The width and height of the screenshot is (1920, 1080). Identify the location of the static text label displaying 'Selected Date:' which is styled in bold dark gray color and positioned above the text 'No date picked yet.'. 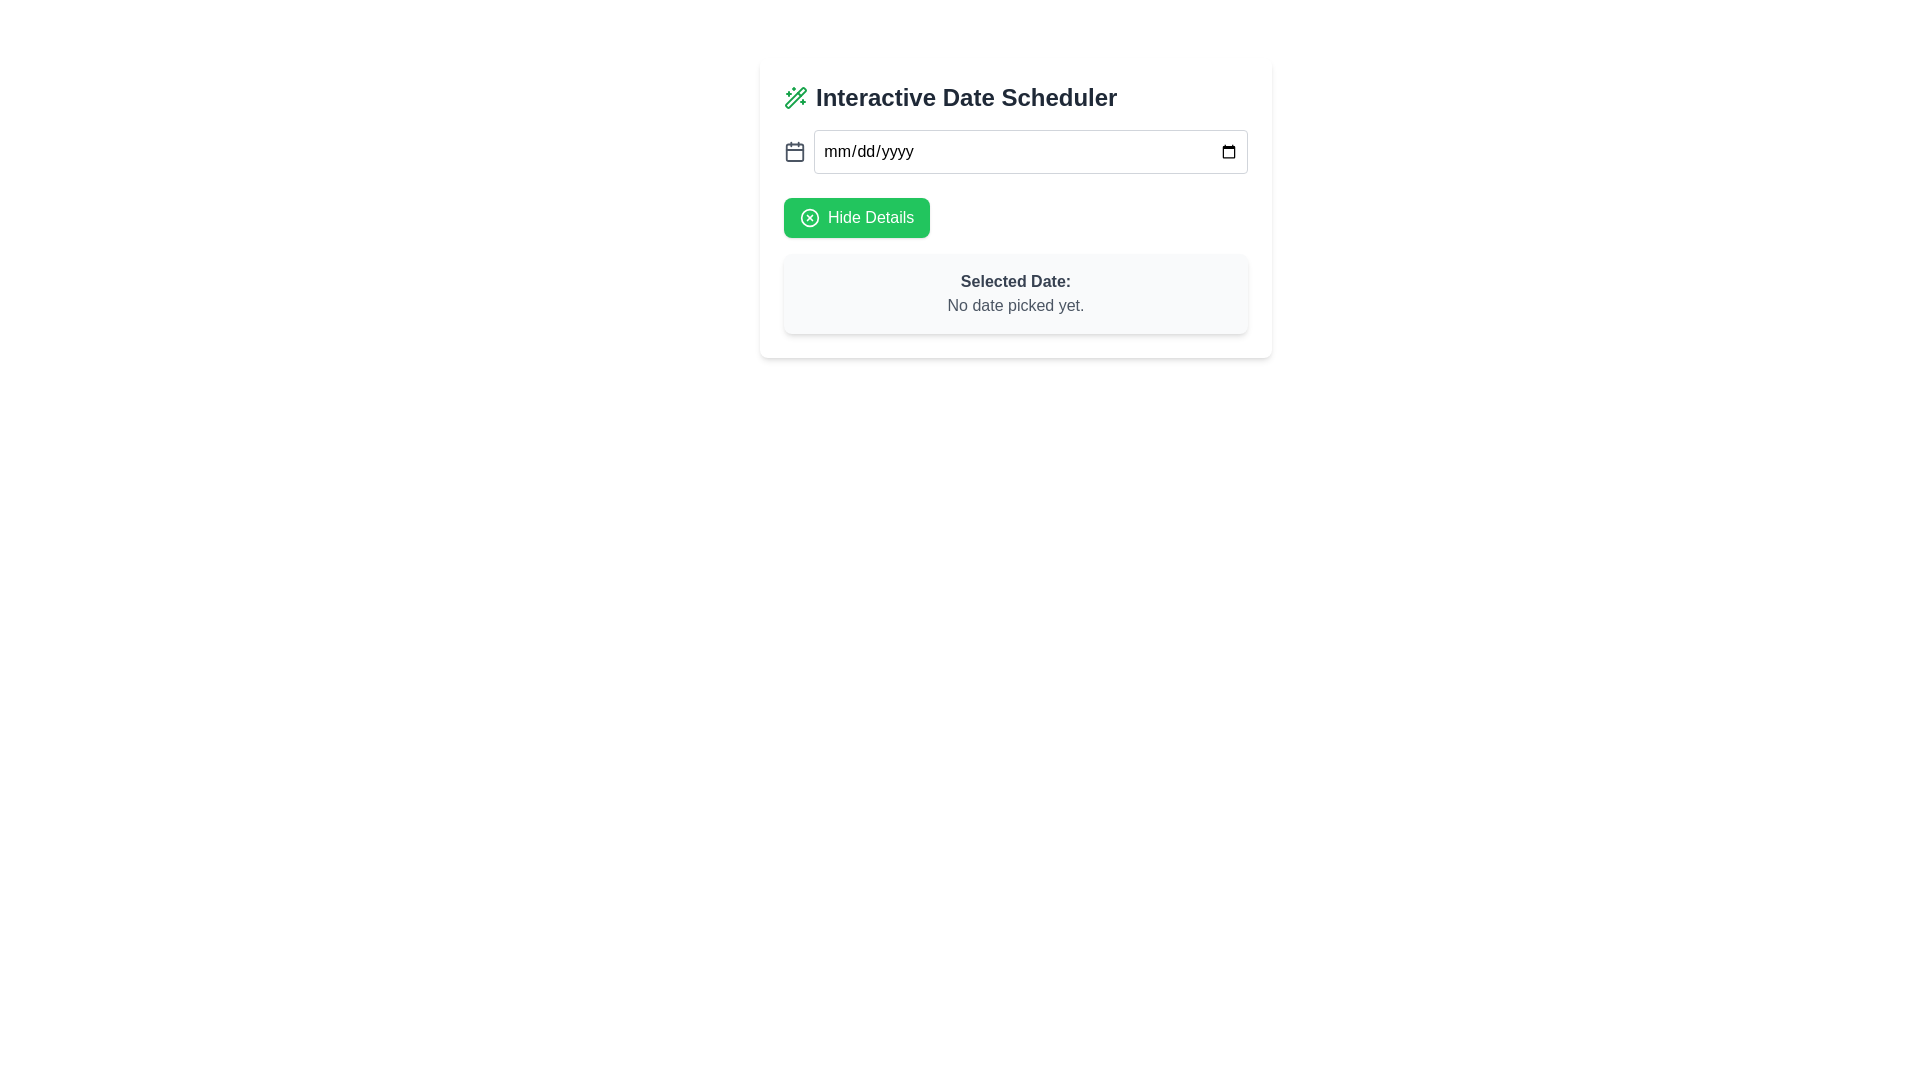
(1016, 281).